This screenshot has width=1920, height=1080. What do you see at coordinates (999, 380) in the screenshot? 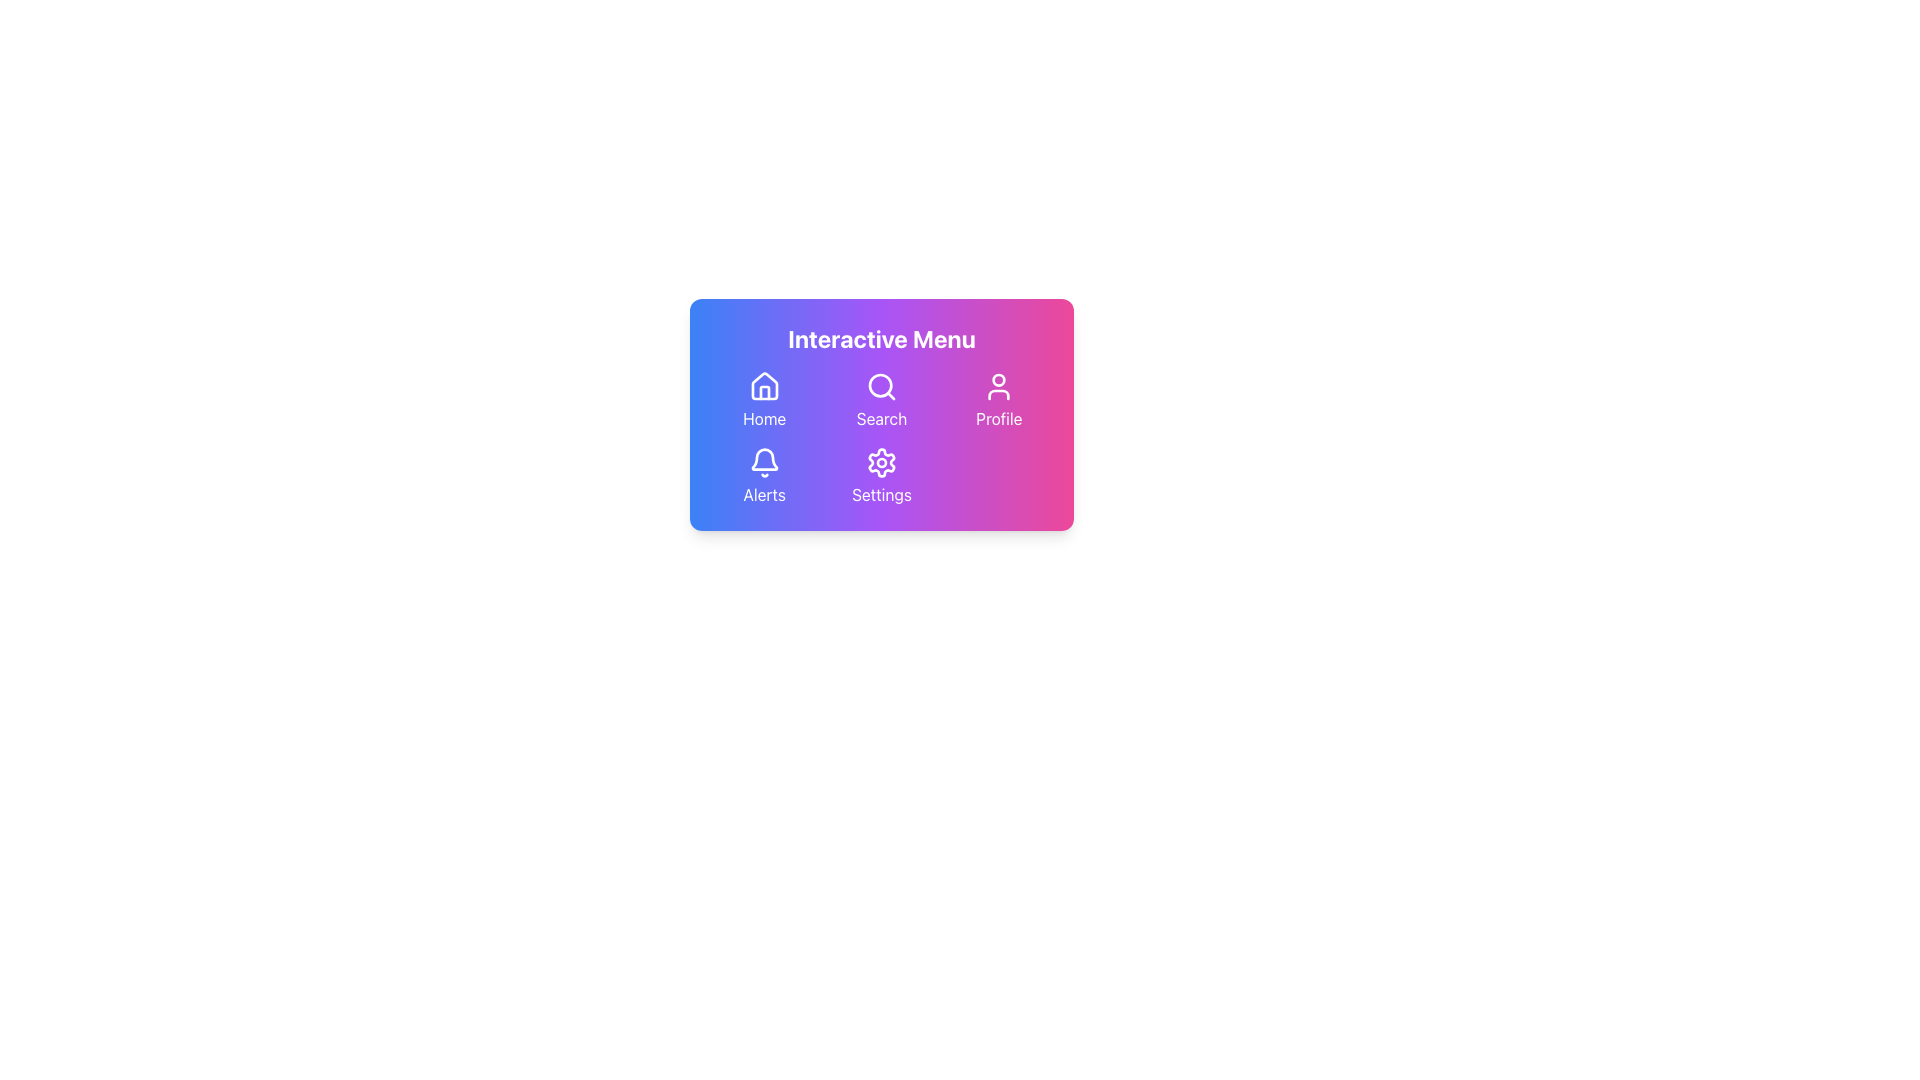
I see `the profile representation graphic component located at the top-center of the interactive menu` at bounding box center [999, 380].